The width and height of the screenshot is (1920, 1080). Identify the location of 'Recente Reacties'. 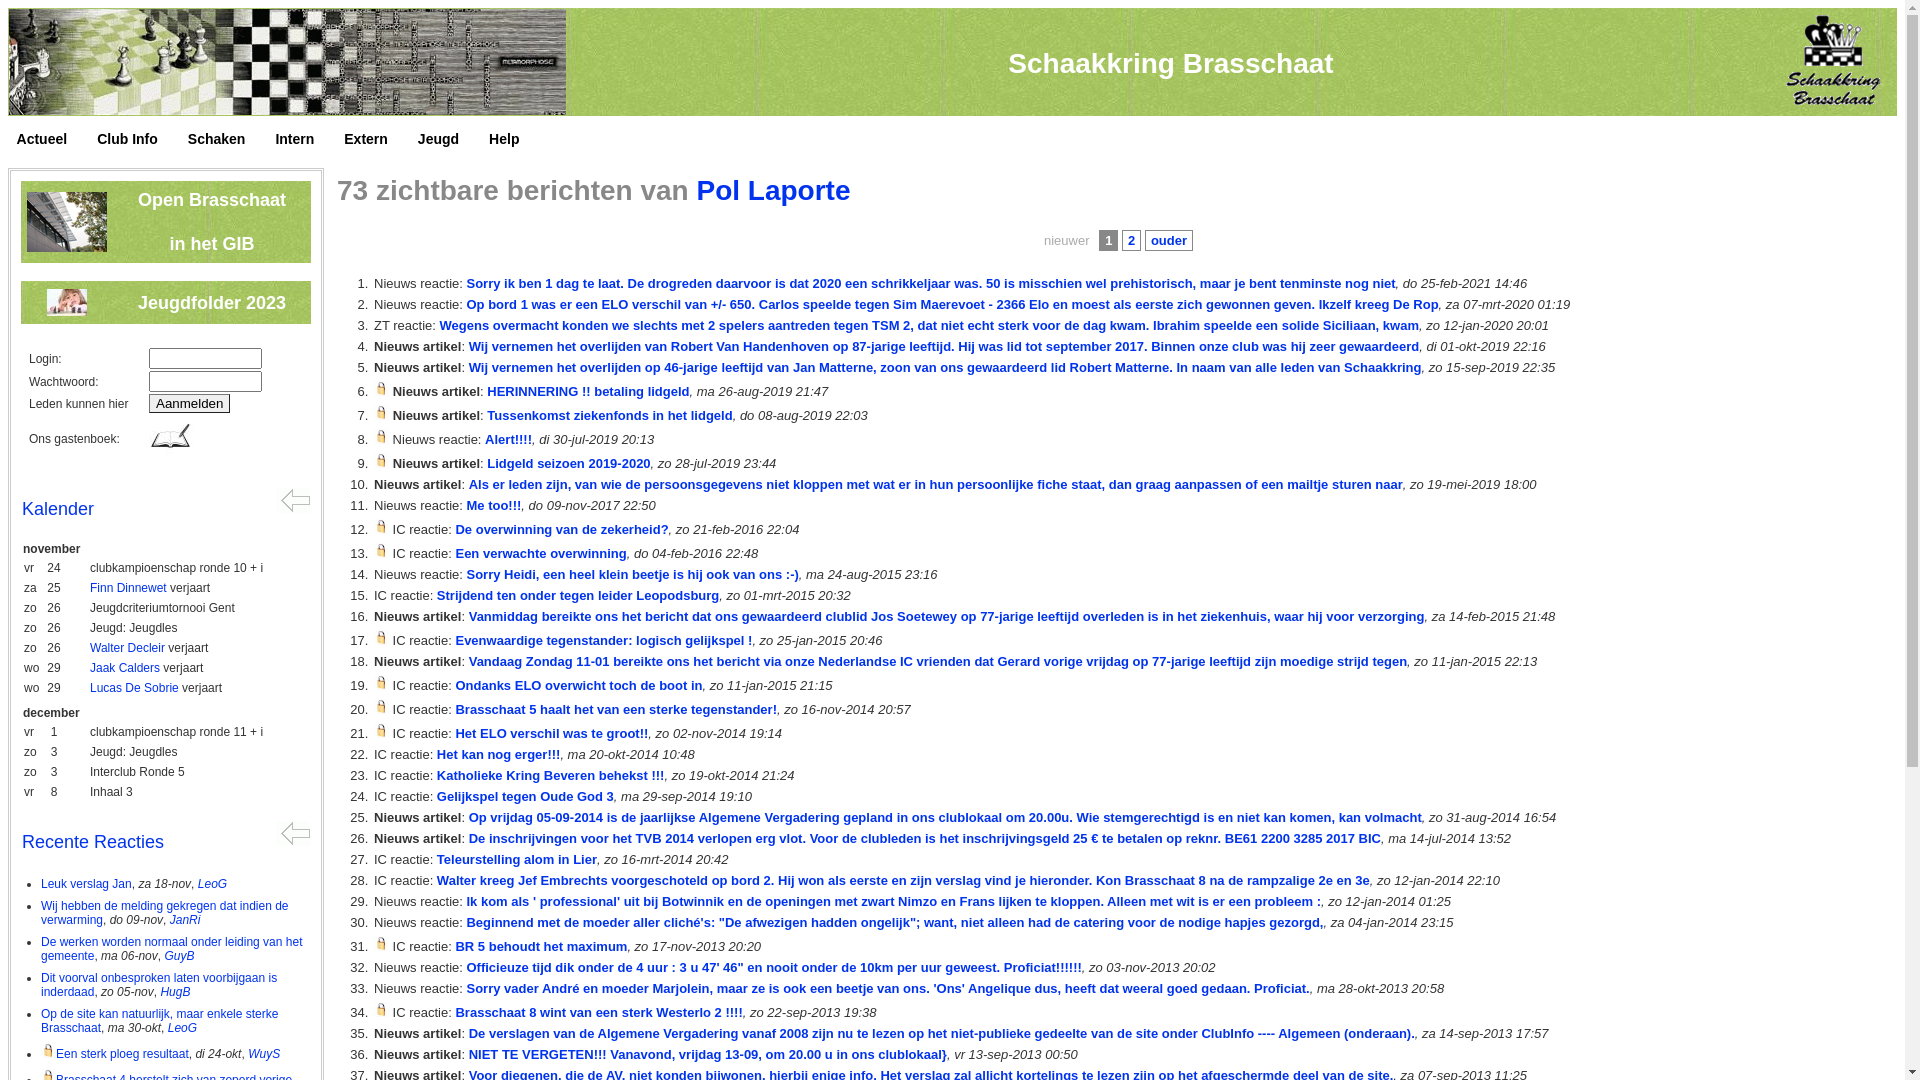
(91, 841).